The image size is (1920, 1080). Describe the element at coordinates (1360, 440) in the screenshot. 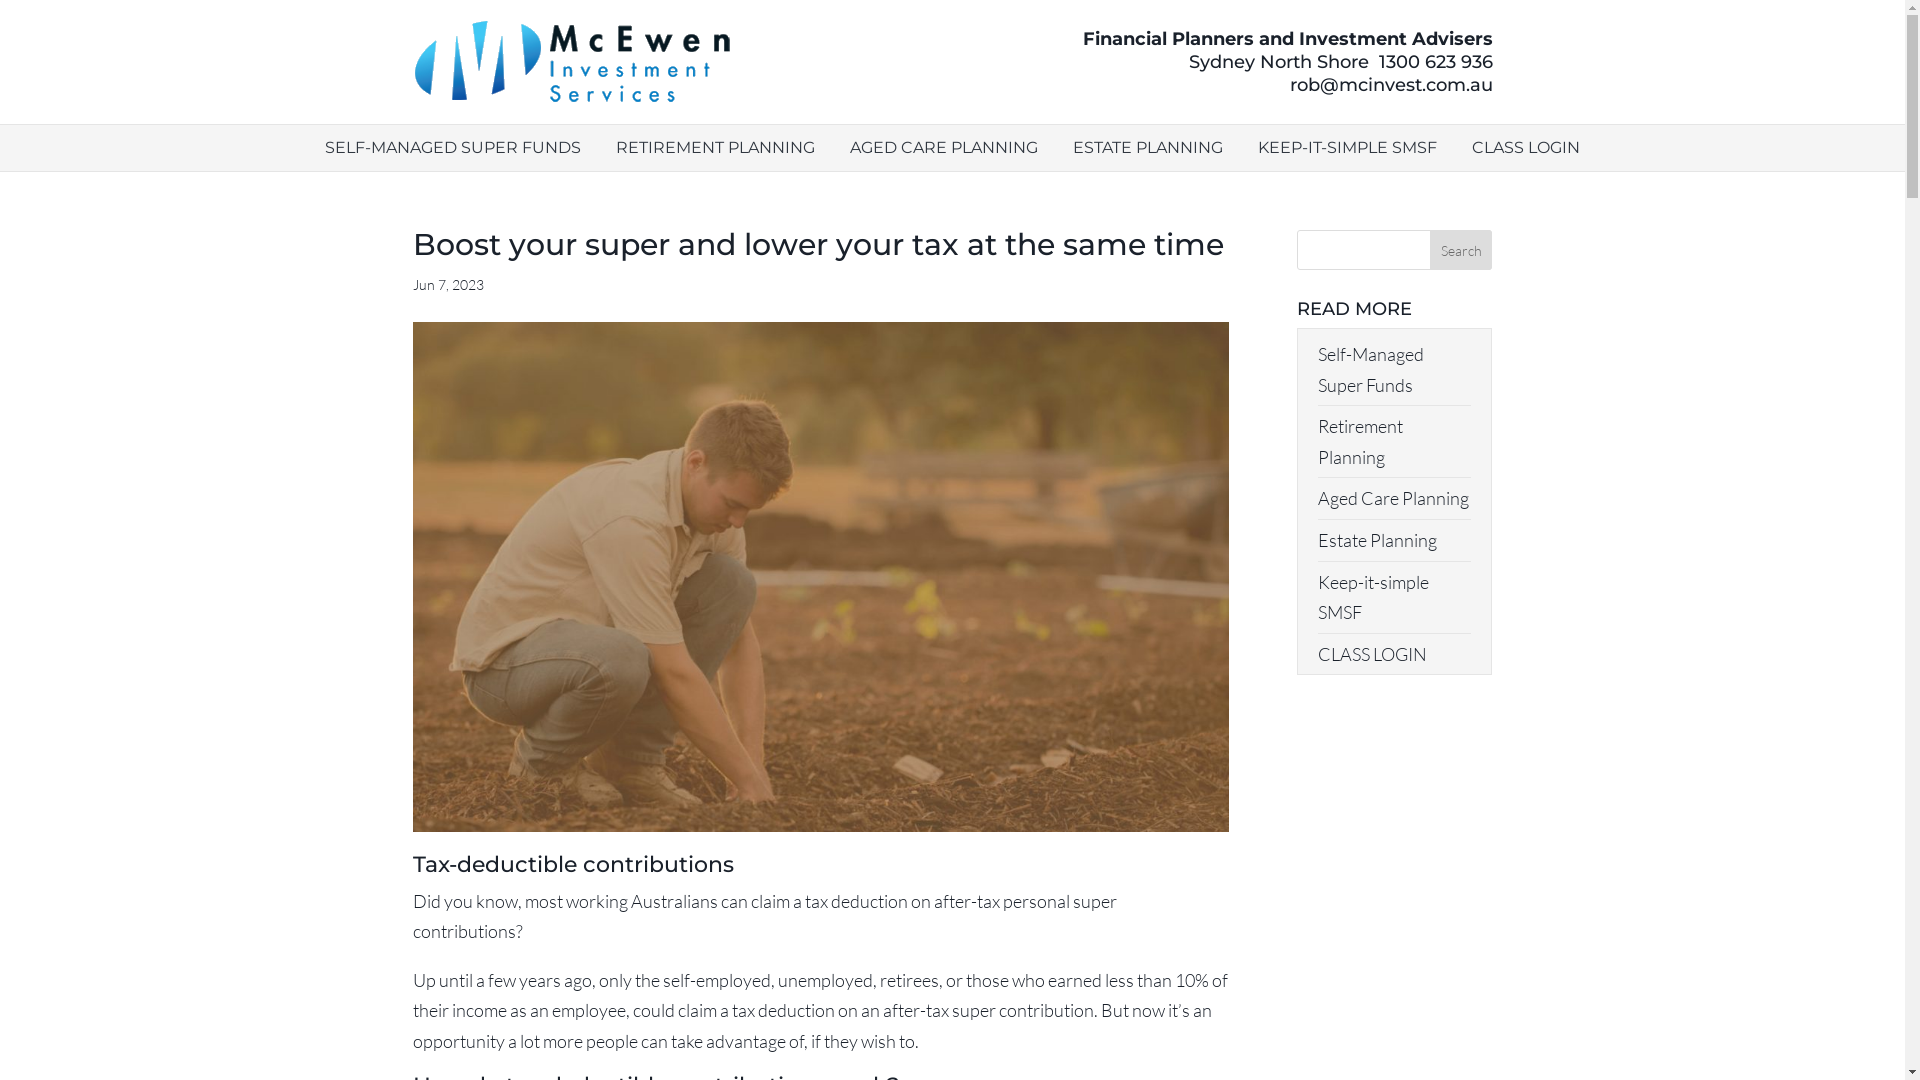

I see `'Retirement Planning'` at that location.